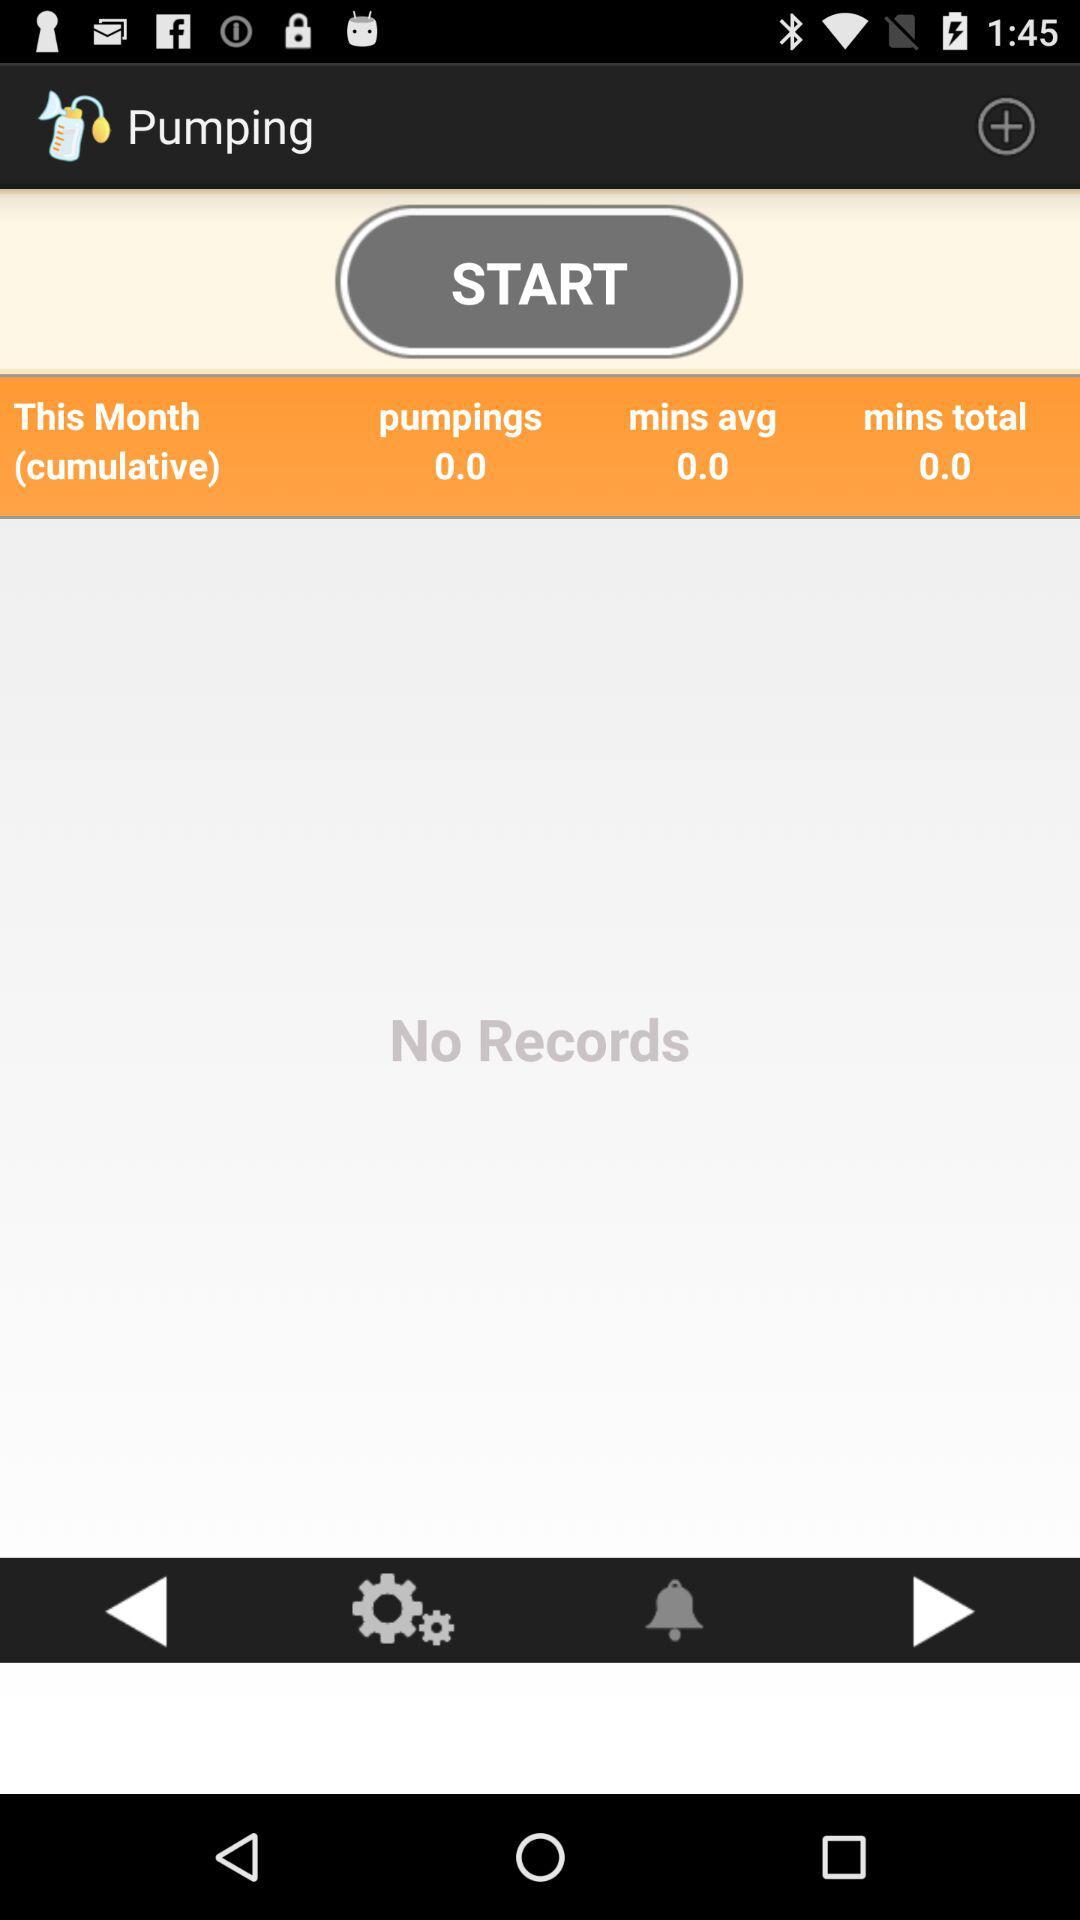  I want to click on turn on alarm, so click(675, 1610).